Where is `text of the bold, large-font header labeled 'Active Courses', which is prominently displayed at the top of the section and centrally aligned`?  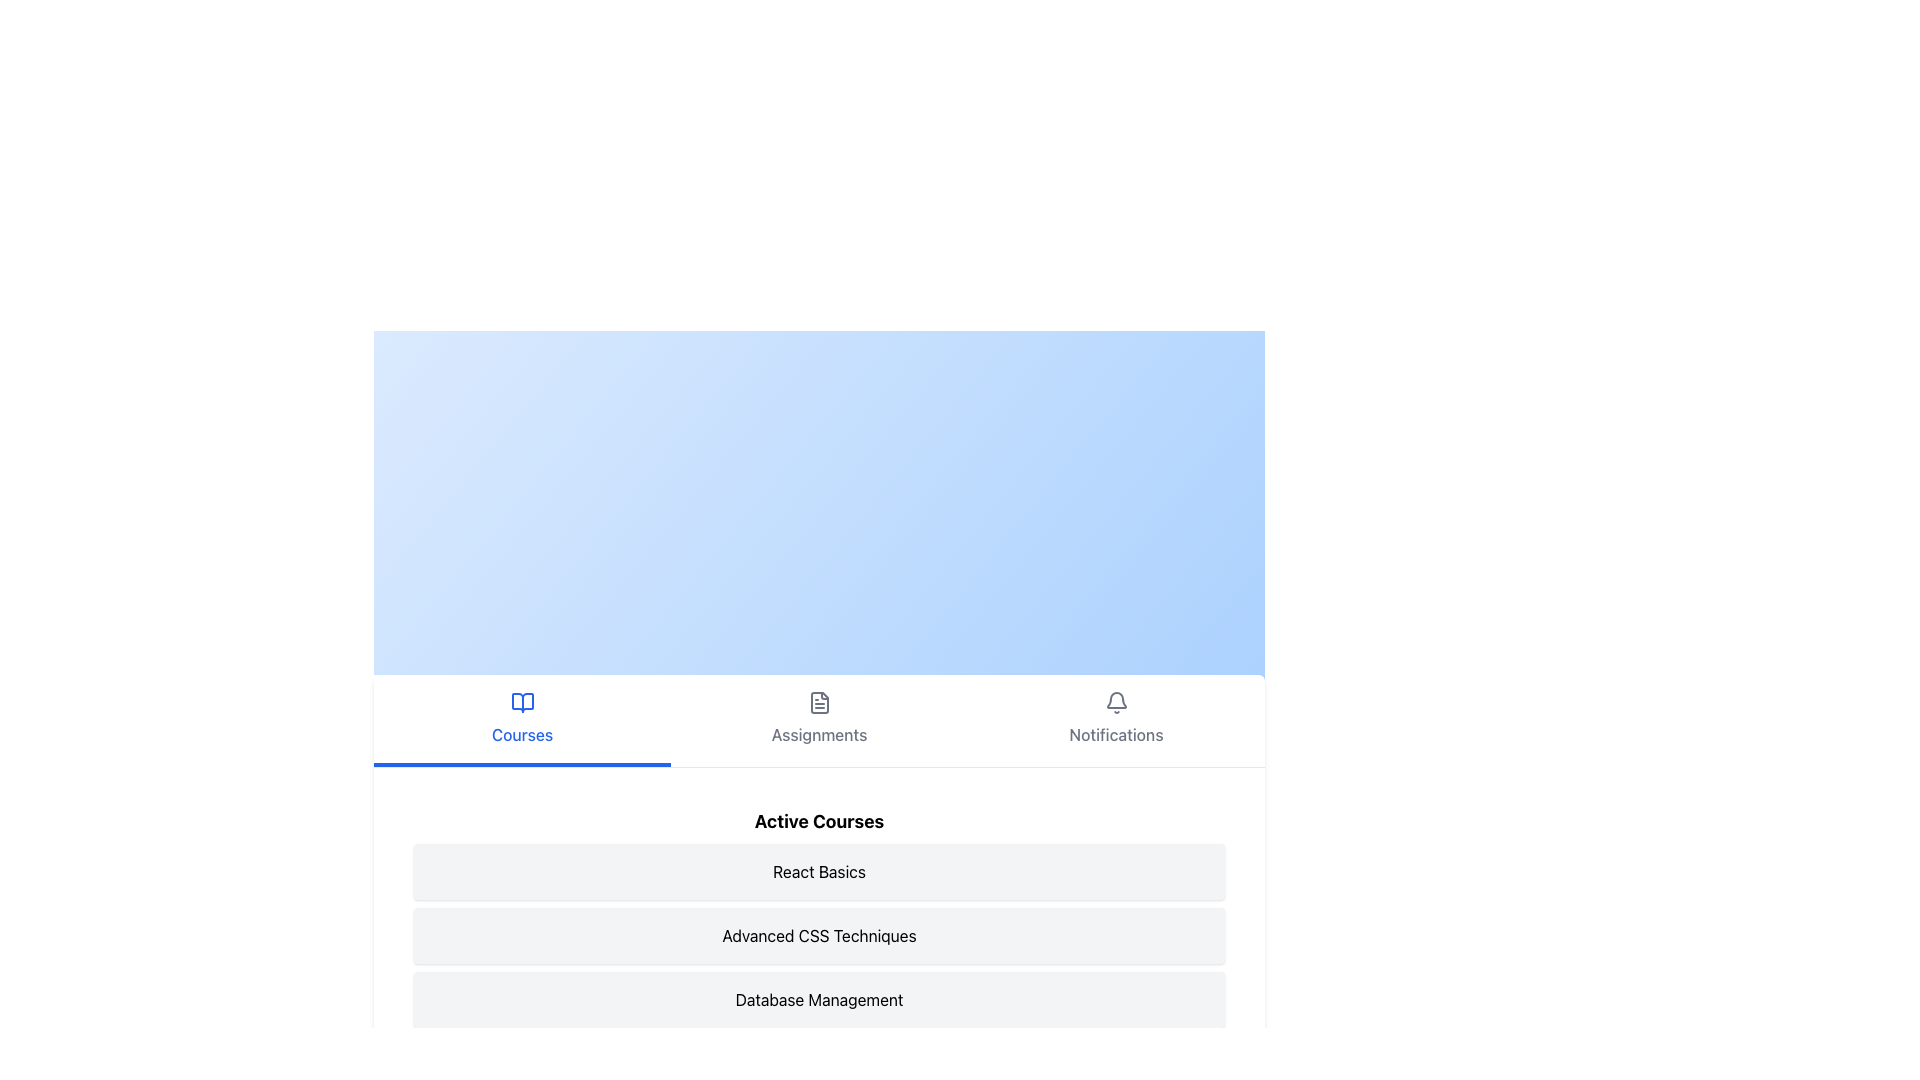
text of the bold, large-font header labeled 'Active Courses', which is prominently displayed at the top of the section and centrally aligned is located at coordinates (819, 821).